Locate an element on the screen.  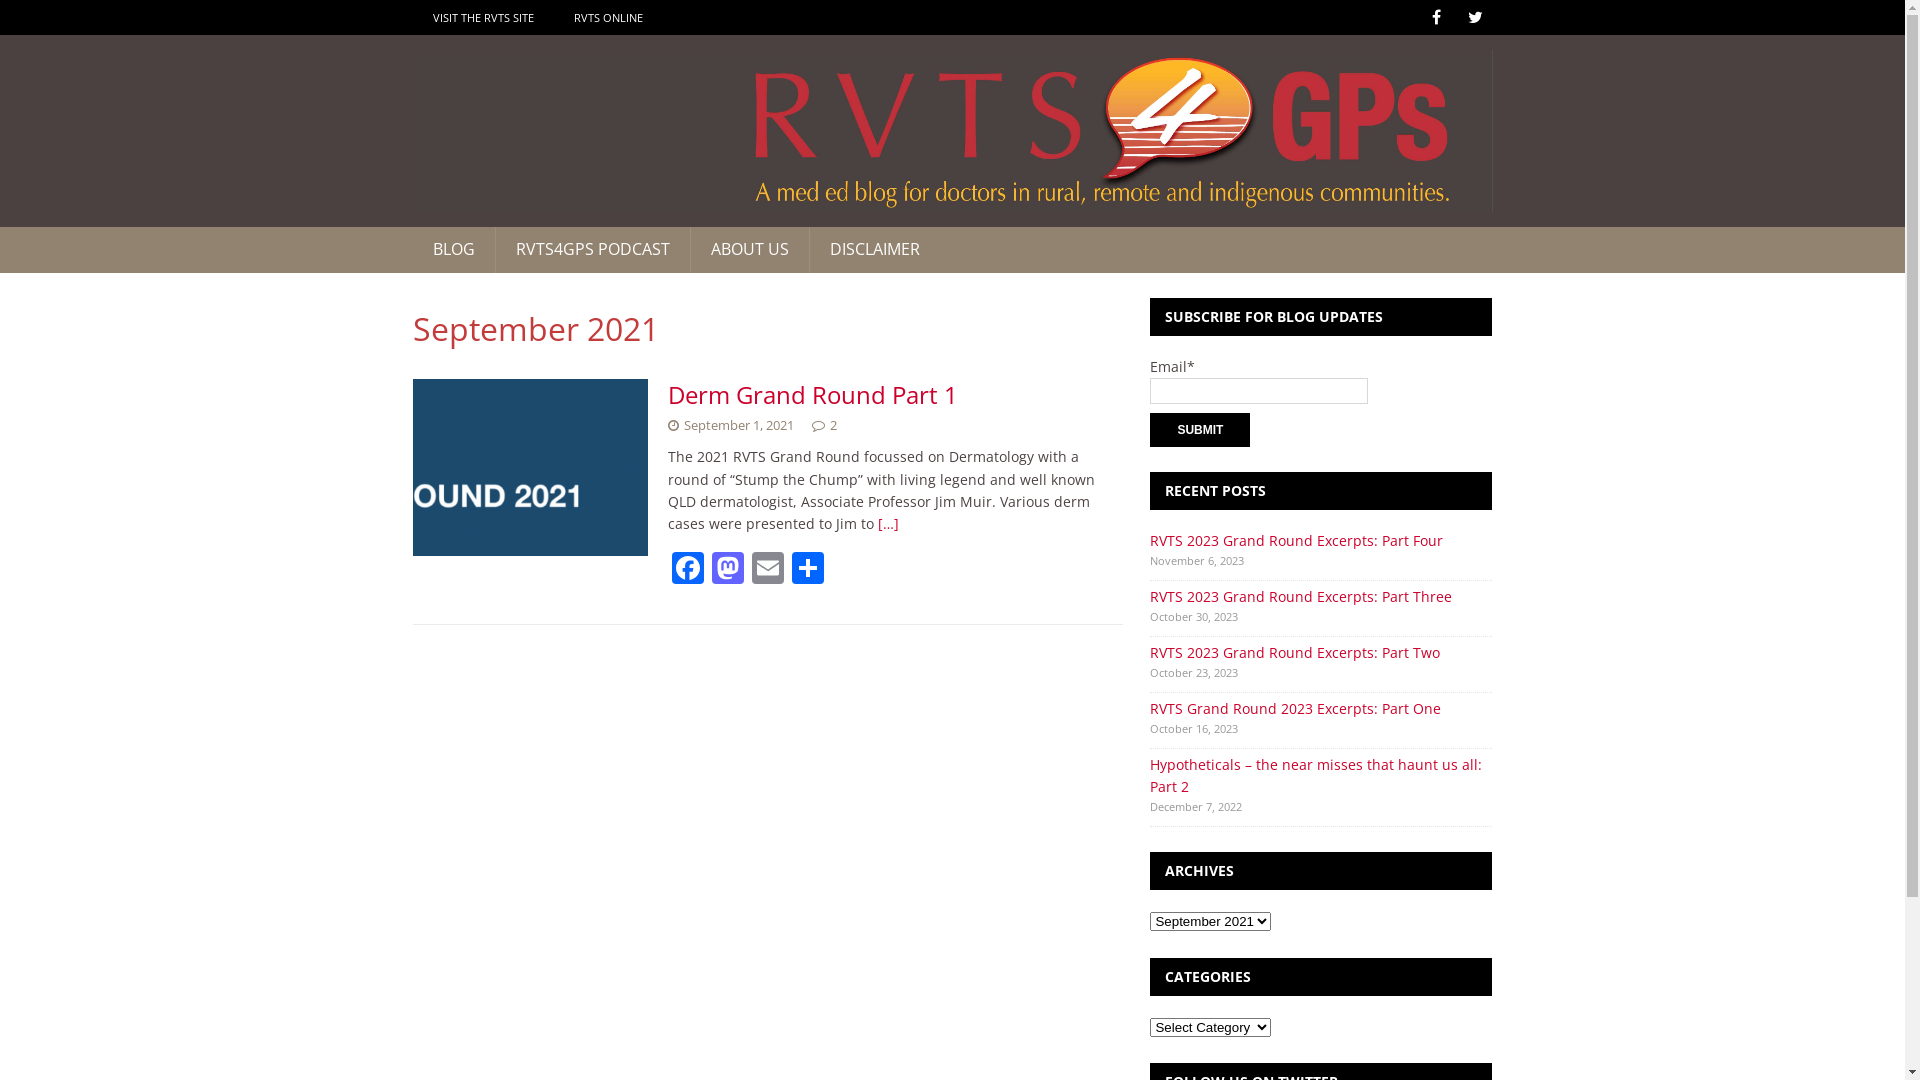
'RVTS 2023 Grand Round Excerpts: Part Three' is located at coordinates (1300, 595).